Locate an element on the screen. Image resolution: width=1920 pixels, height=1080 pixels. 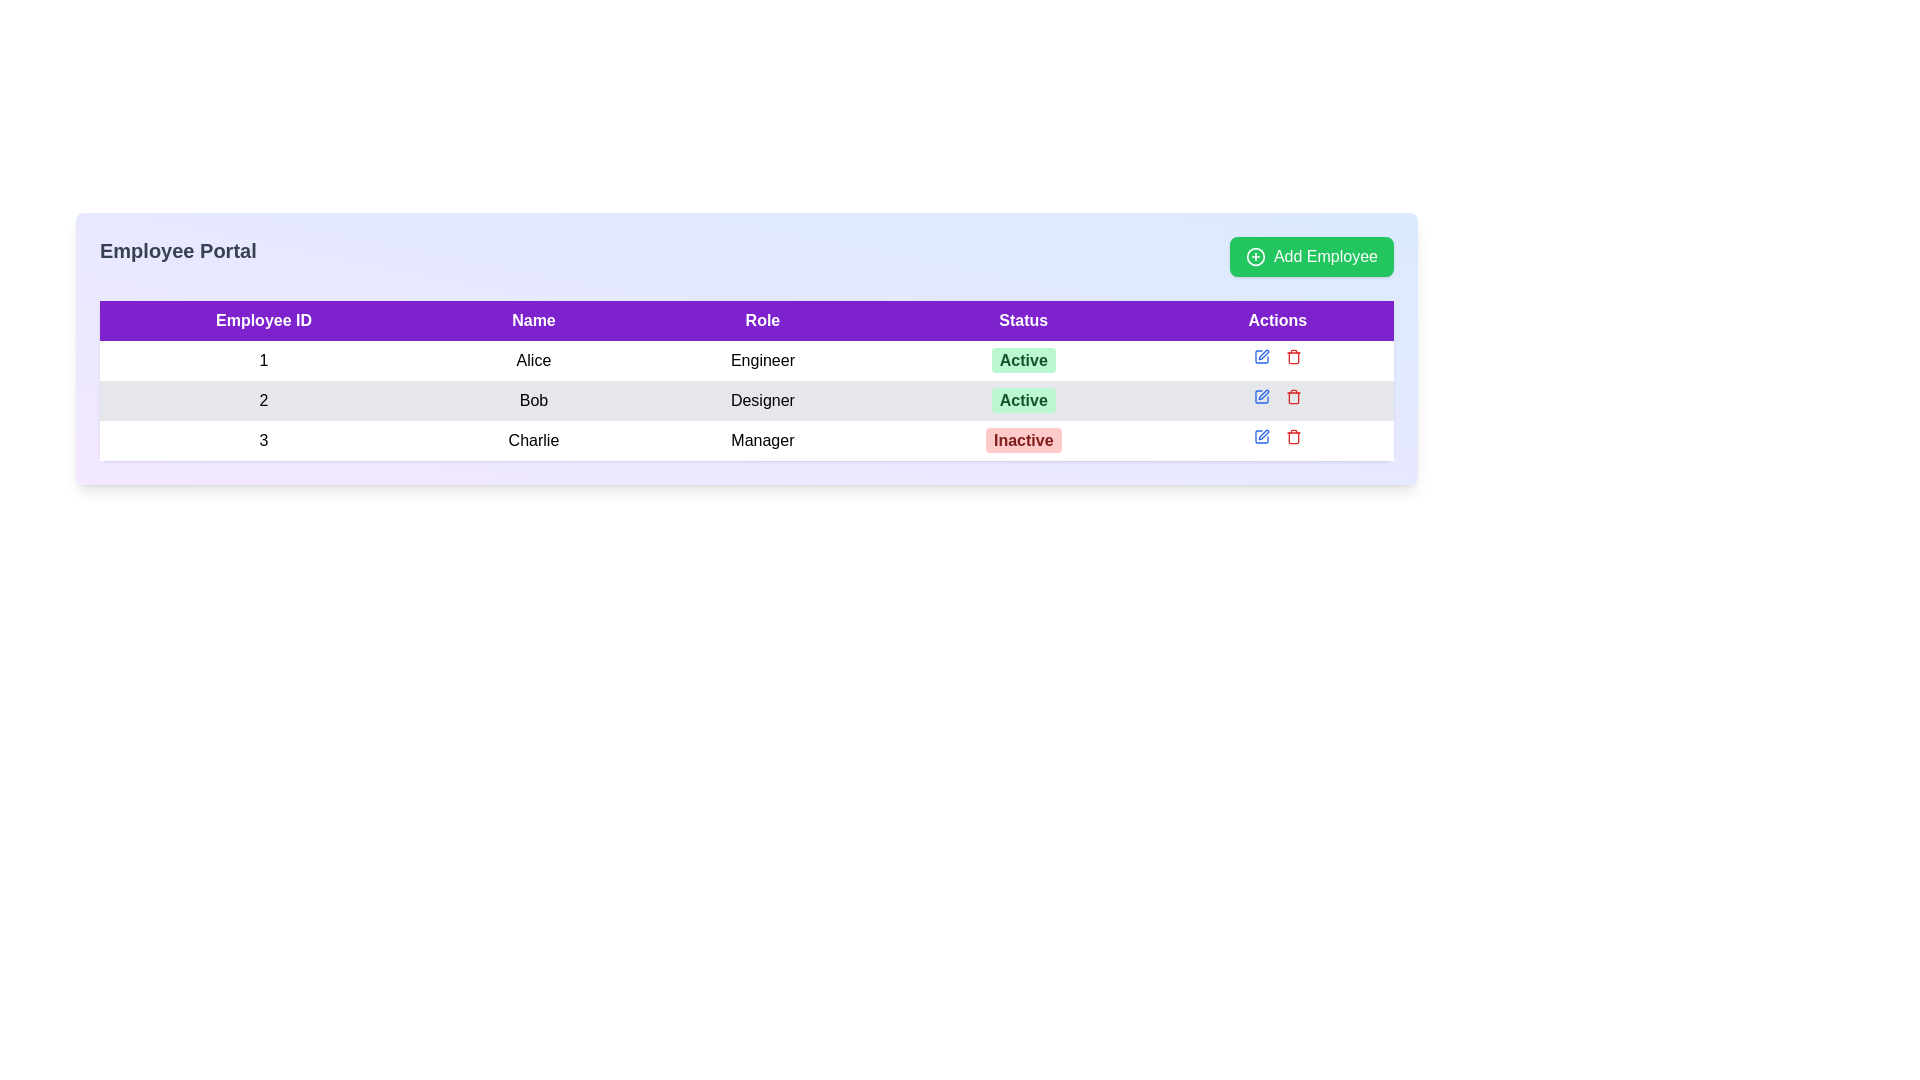
the Text element that signifies the employee identification number for 'Bob', located in the second row under the 'Employee ID' column is located at coordinates (263, 401).